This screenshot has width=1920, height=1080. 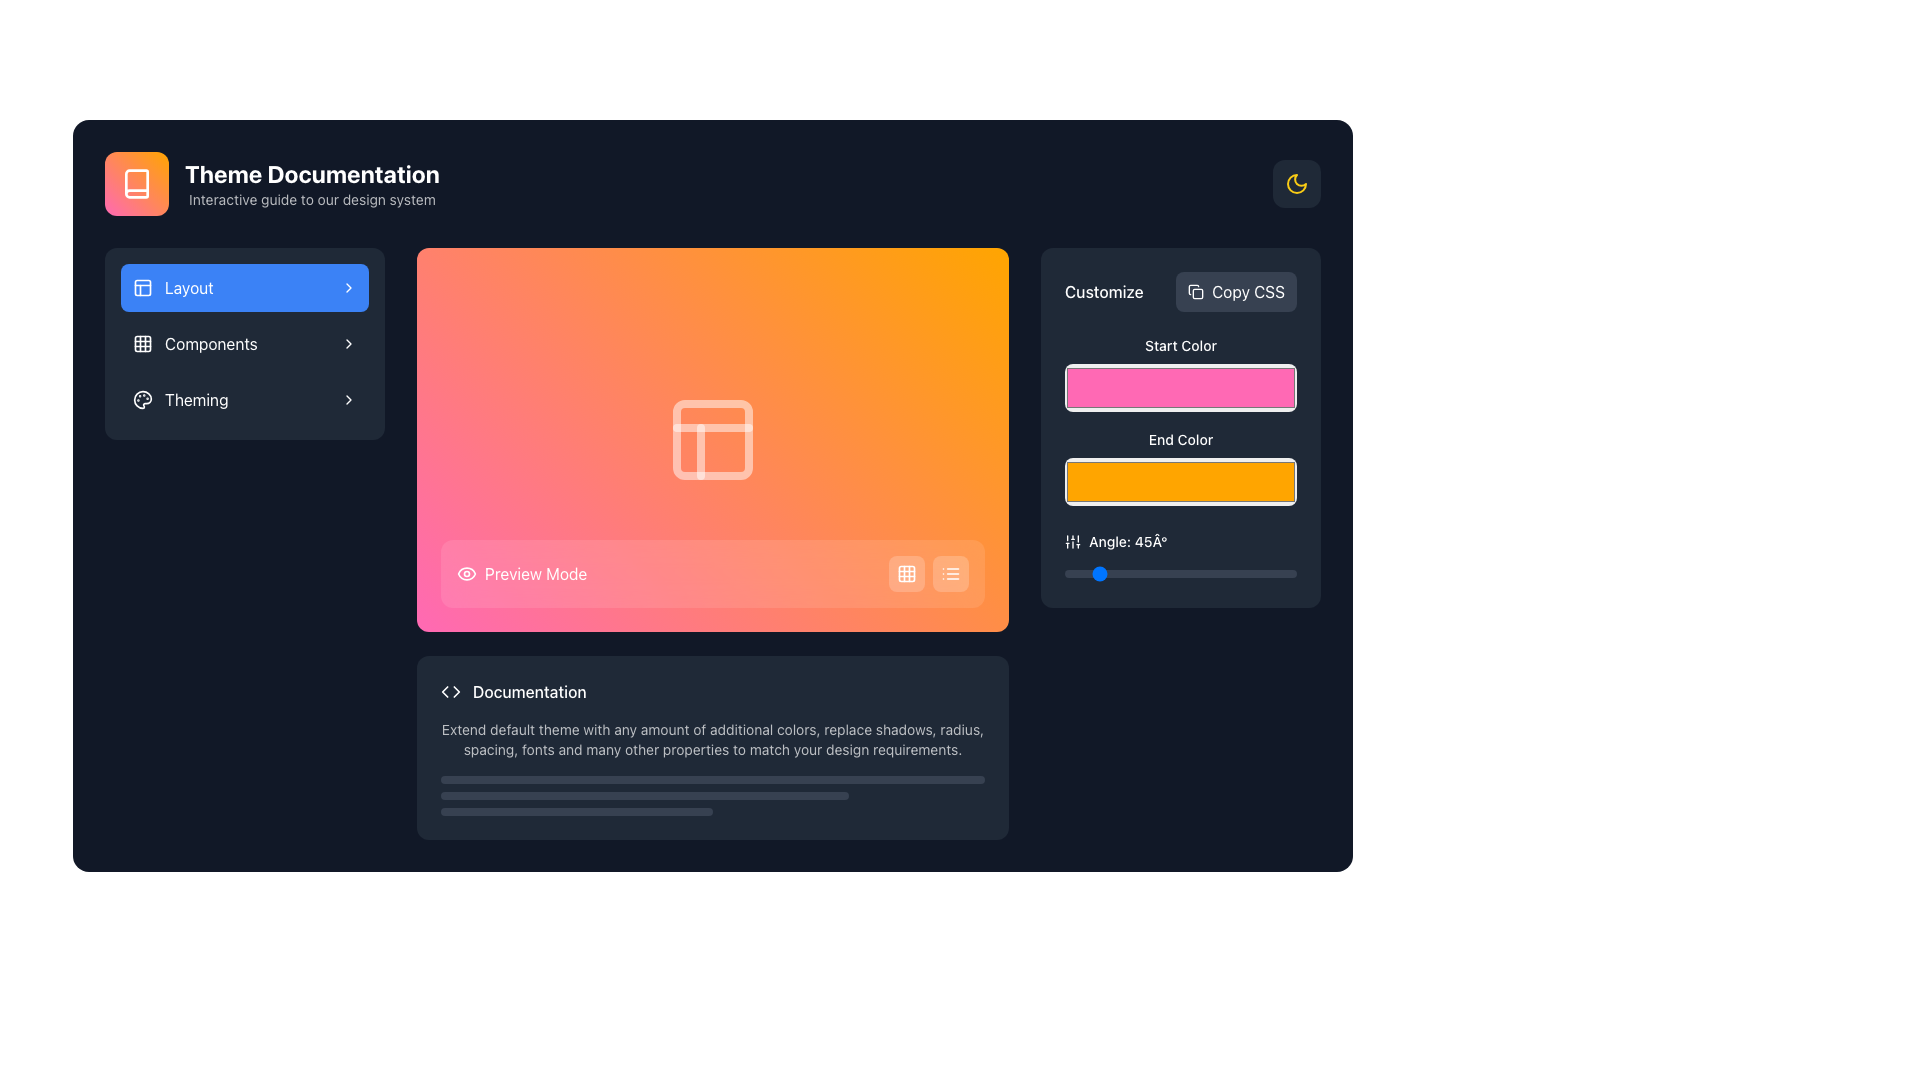 What do you see at coordinates (1180, 374) in the screenshot?
I see `the color picker located beneath the 'Start Color' label in the customization panel` at bounding box center [1180, 374].